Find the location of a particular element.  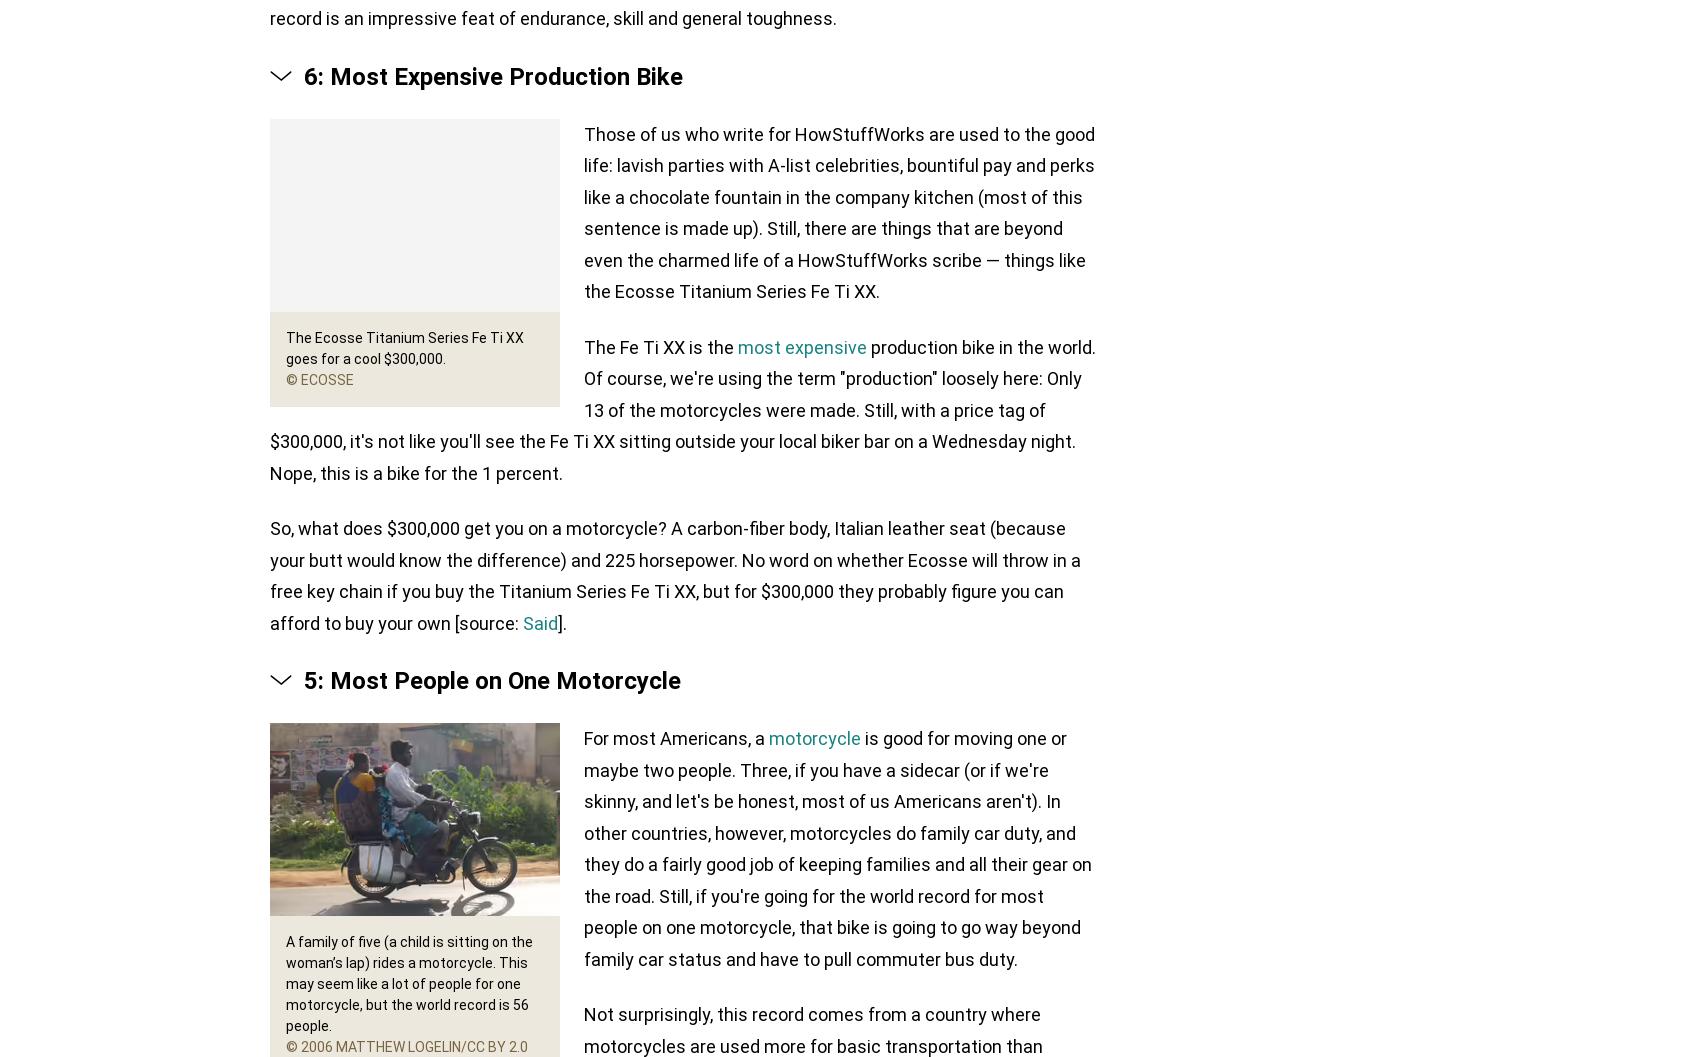

'A family of five (a child is sitting on the woman’s lap) rides a motorcycle. This may seem like a lot of people for one motorcycle, but the world record is 56 people.' is located at coordinates (409, 982).